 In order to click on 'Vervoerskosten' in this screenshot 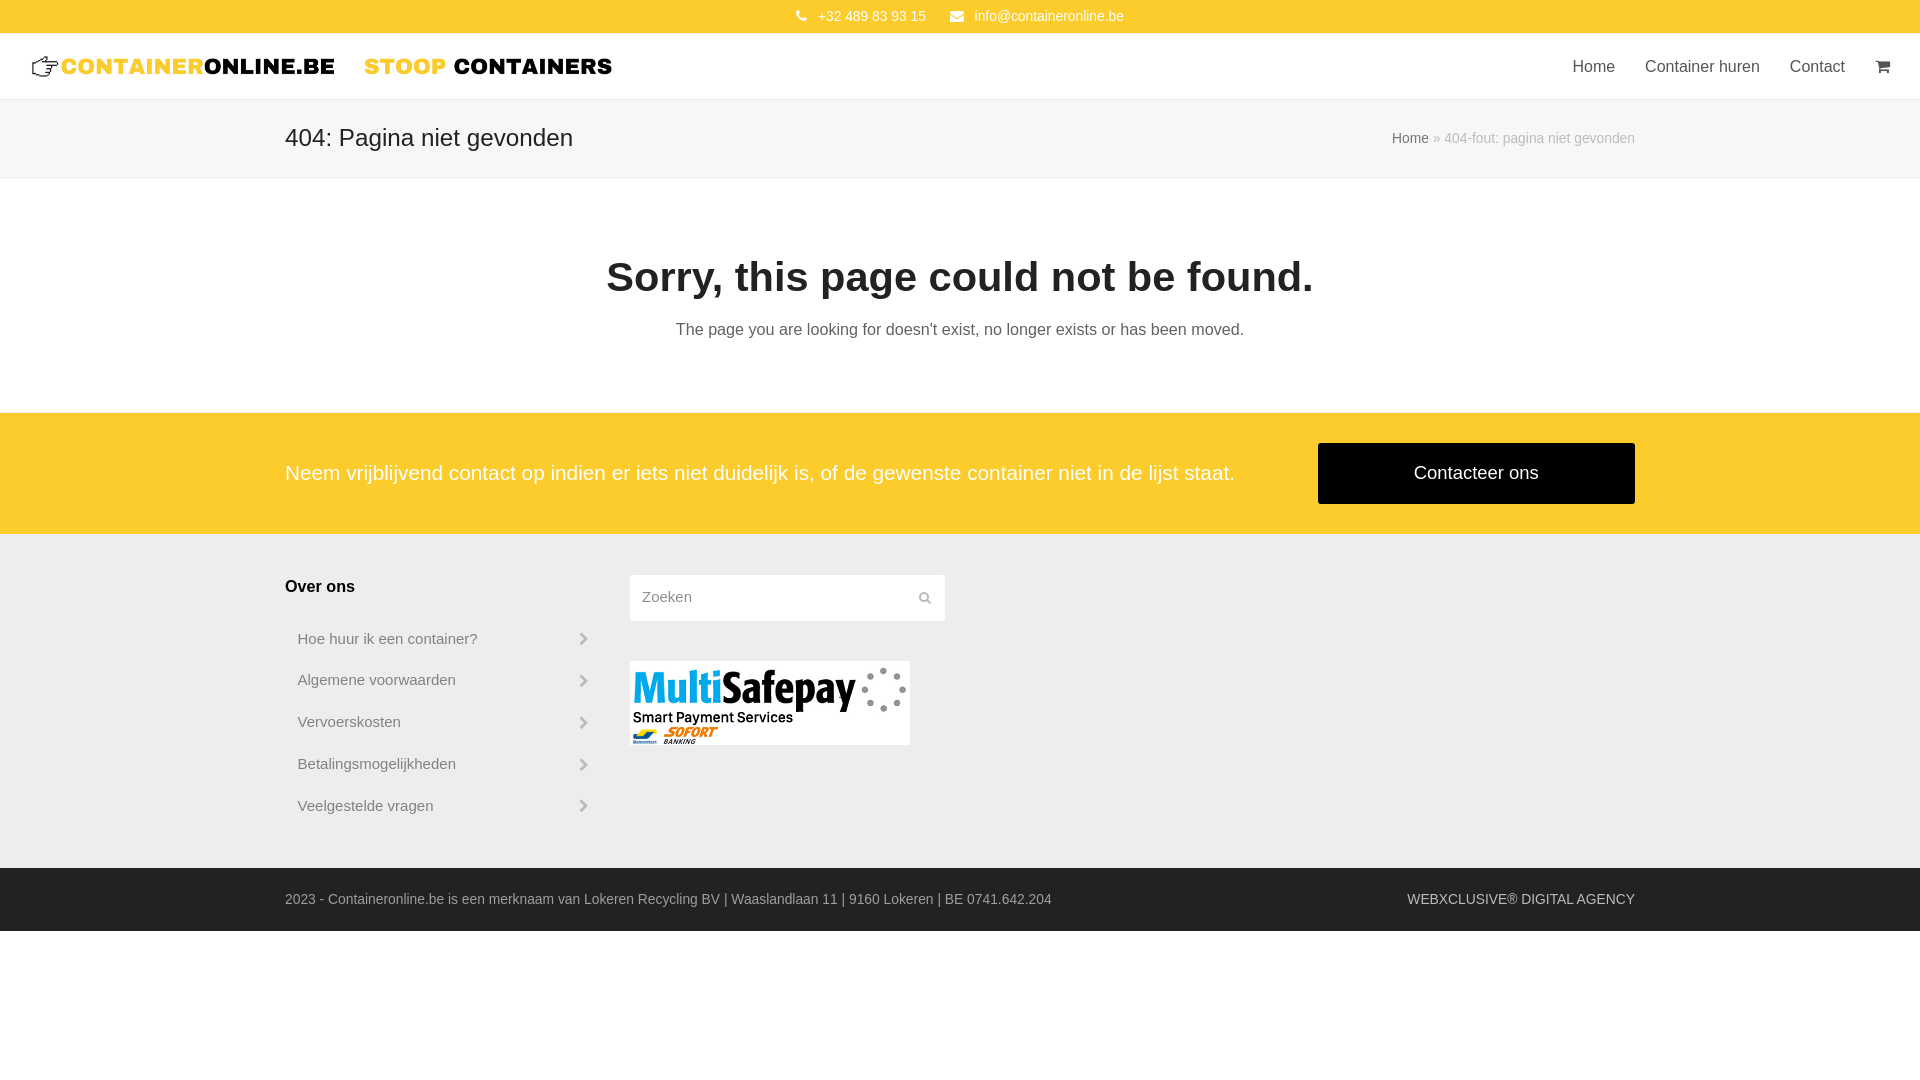, I will do `click(441, 722)`.